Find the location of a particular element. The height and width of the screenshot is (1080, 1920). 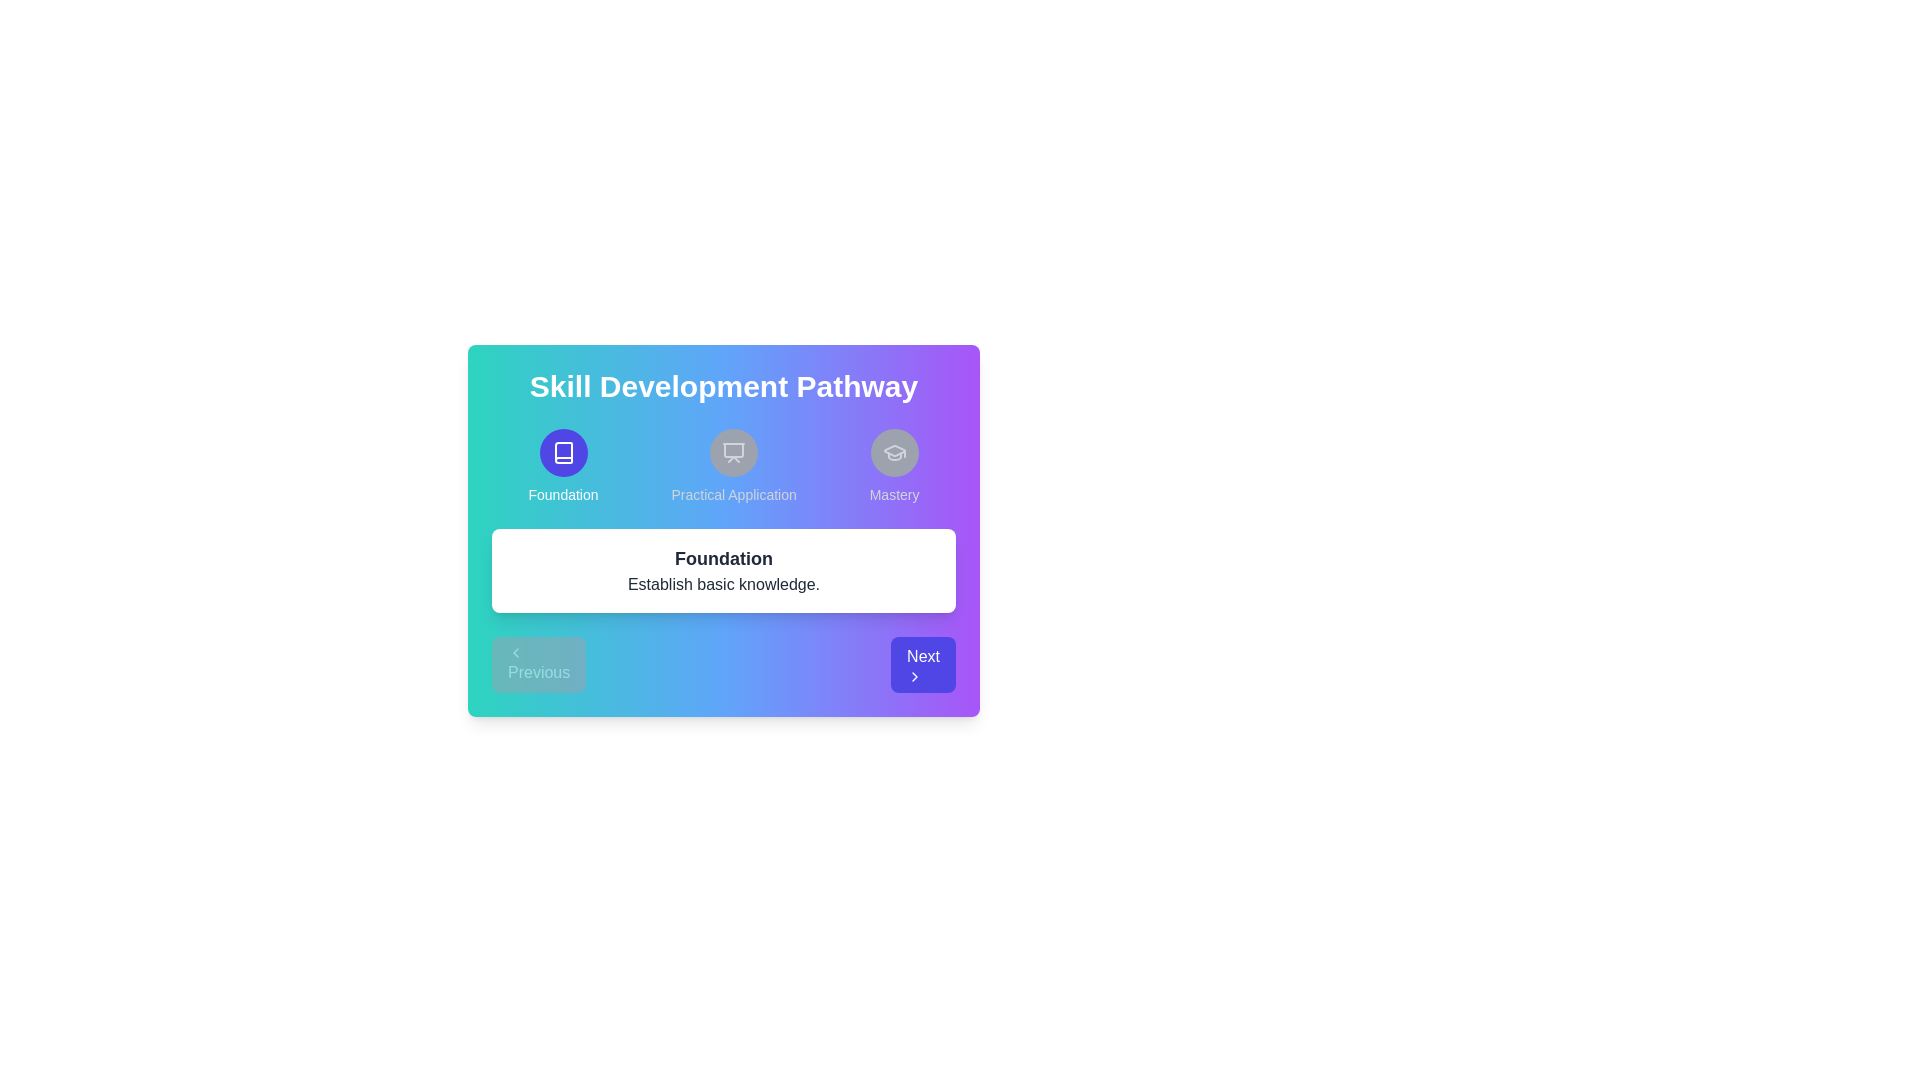

the phase indicator for Practical Application to jump to that phase is located at coordinates (733, 466).